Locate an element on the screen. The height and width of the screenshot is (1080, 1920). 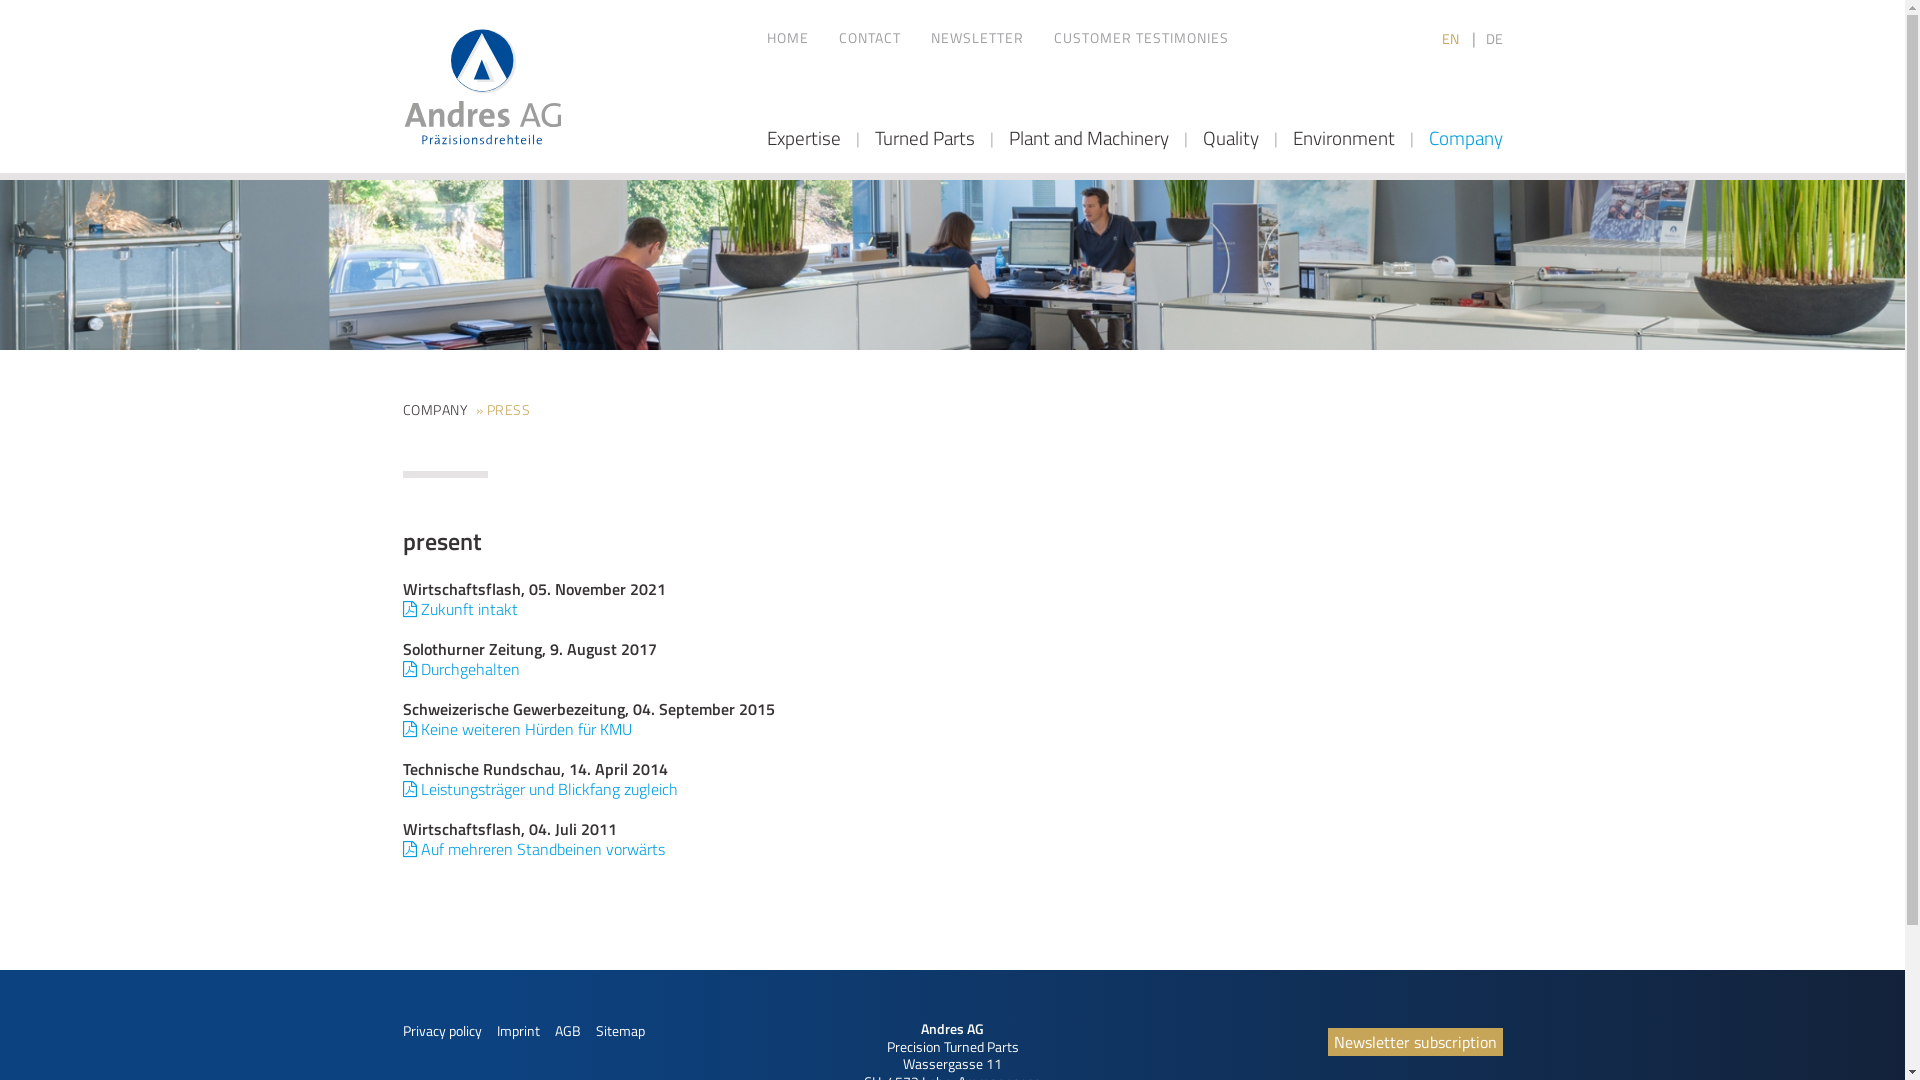
'Quality' is located at coordinates (1200, 137).